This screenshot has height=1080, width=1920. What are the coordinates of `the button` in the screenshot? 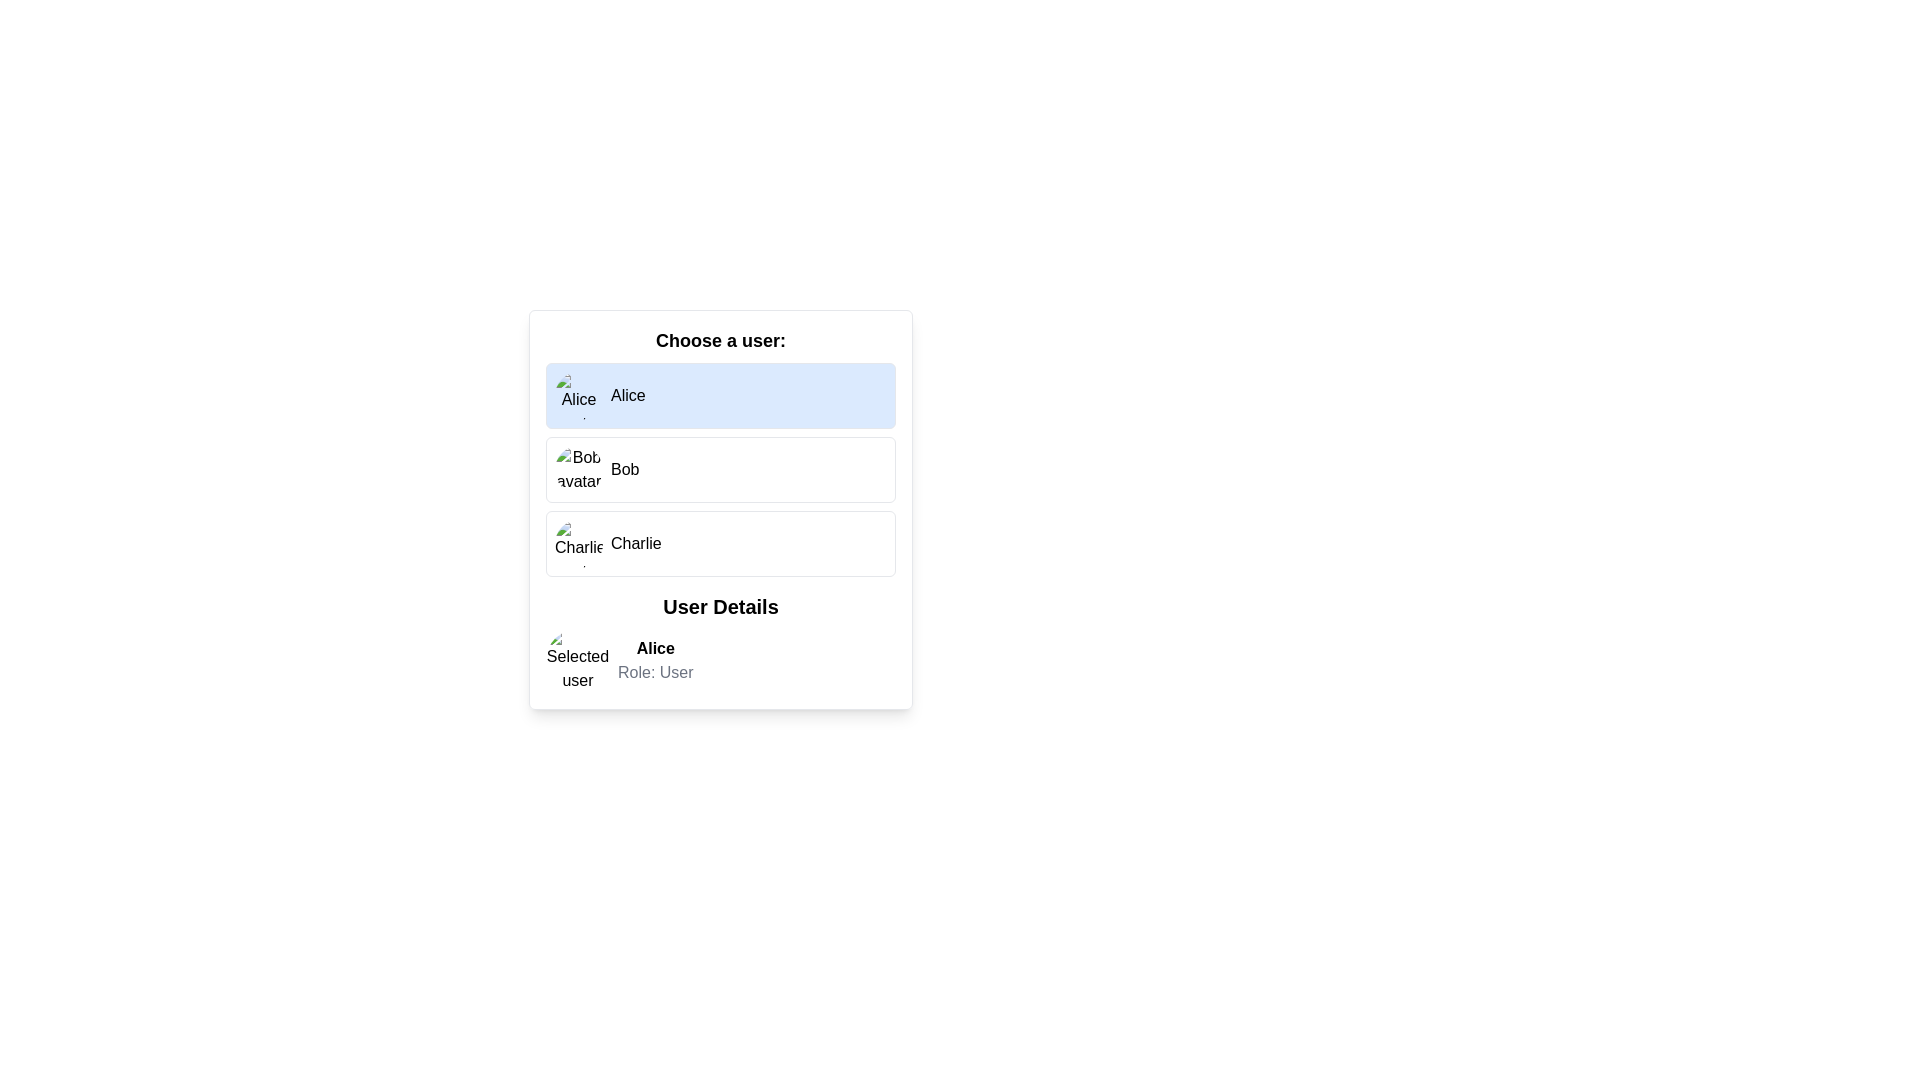 It's located at (720, 396).